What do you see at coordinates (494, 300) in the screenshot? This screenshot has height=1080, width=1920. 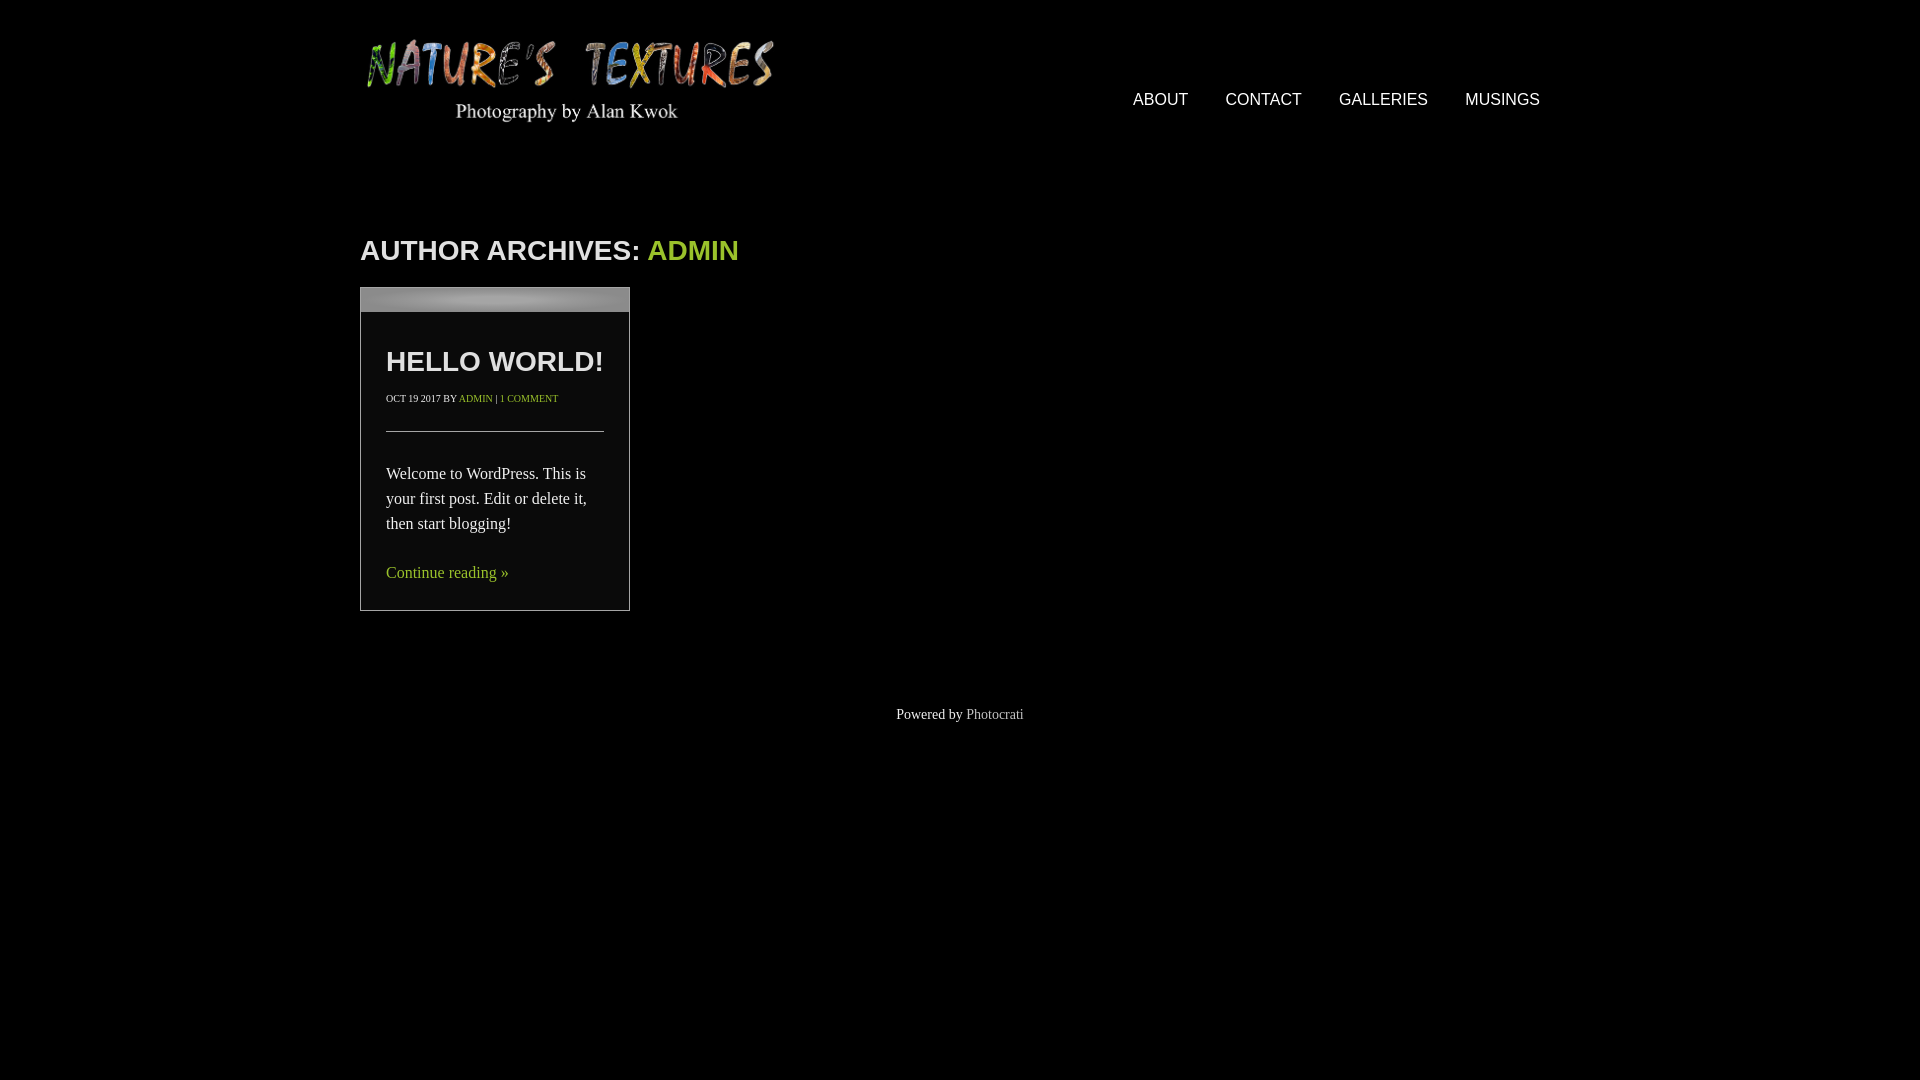 I see `' '` at bounding box center [494, 300].